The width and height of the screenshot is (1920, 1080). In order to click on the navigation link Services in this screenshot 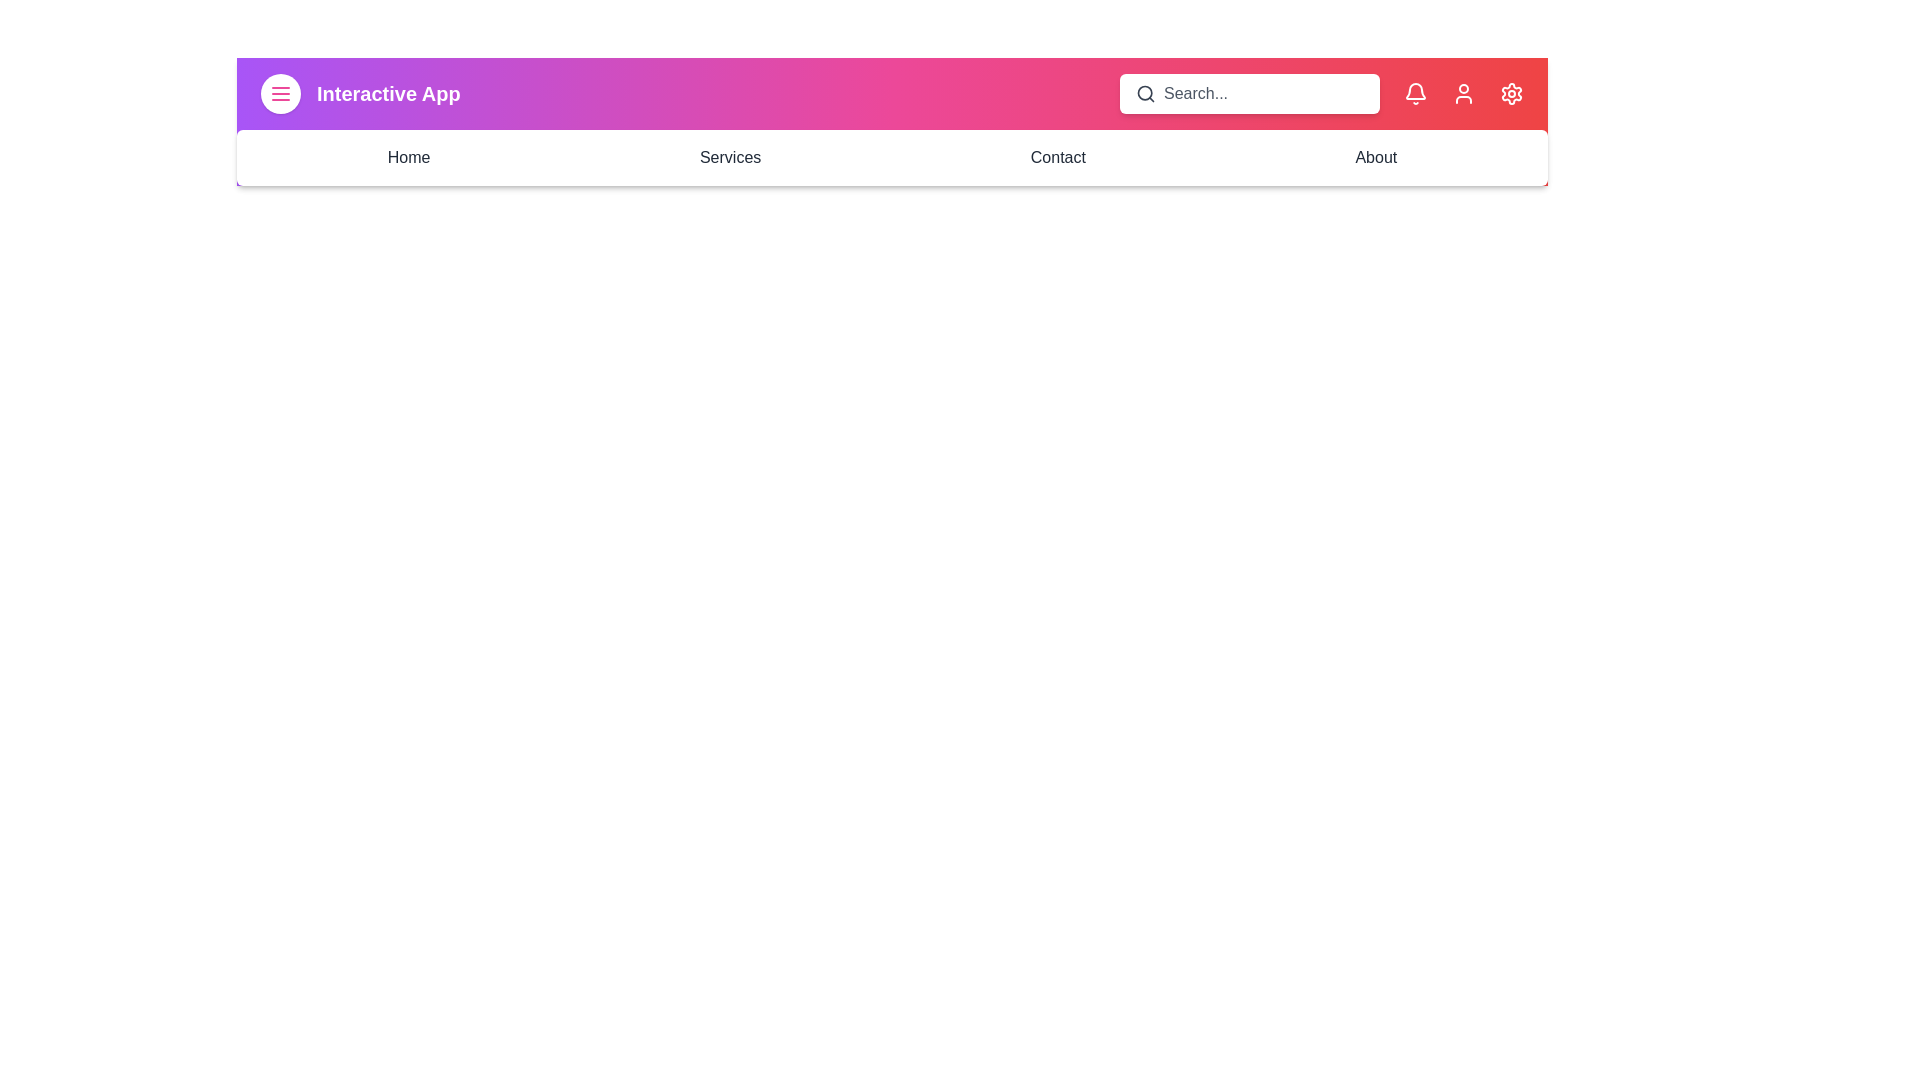, I will do `click(729, 157)`.